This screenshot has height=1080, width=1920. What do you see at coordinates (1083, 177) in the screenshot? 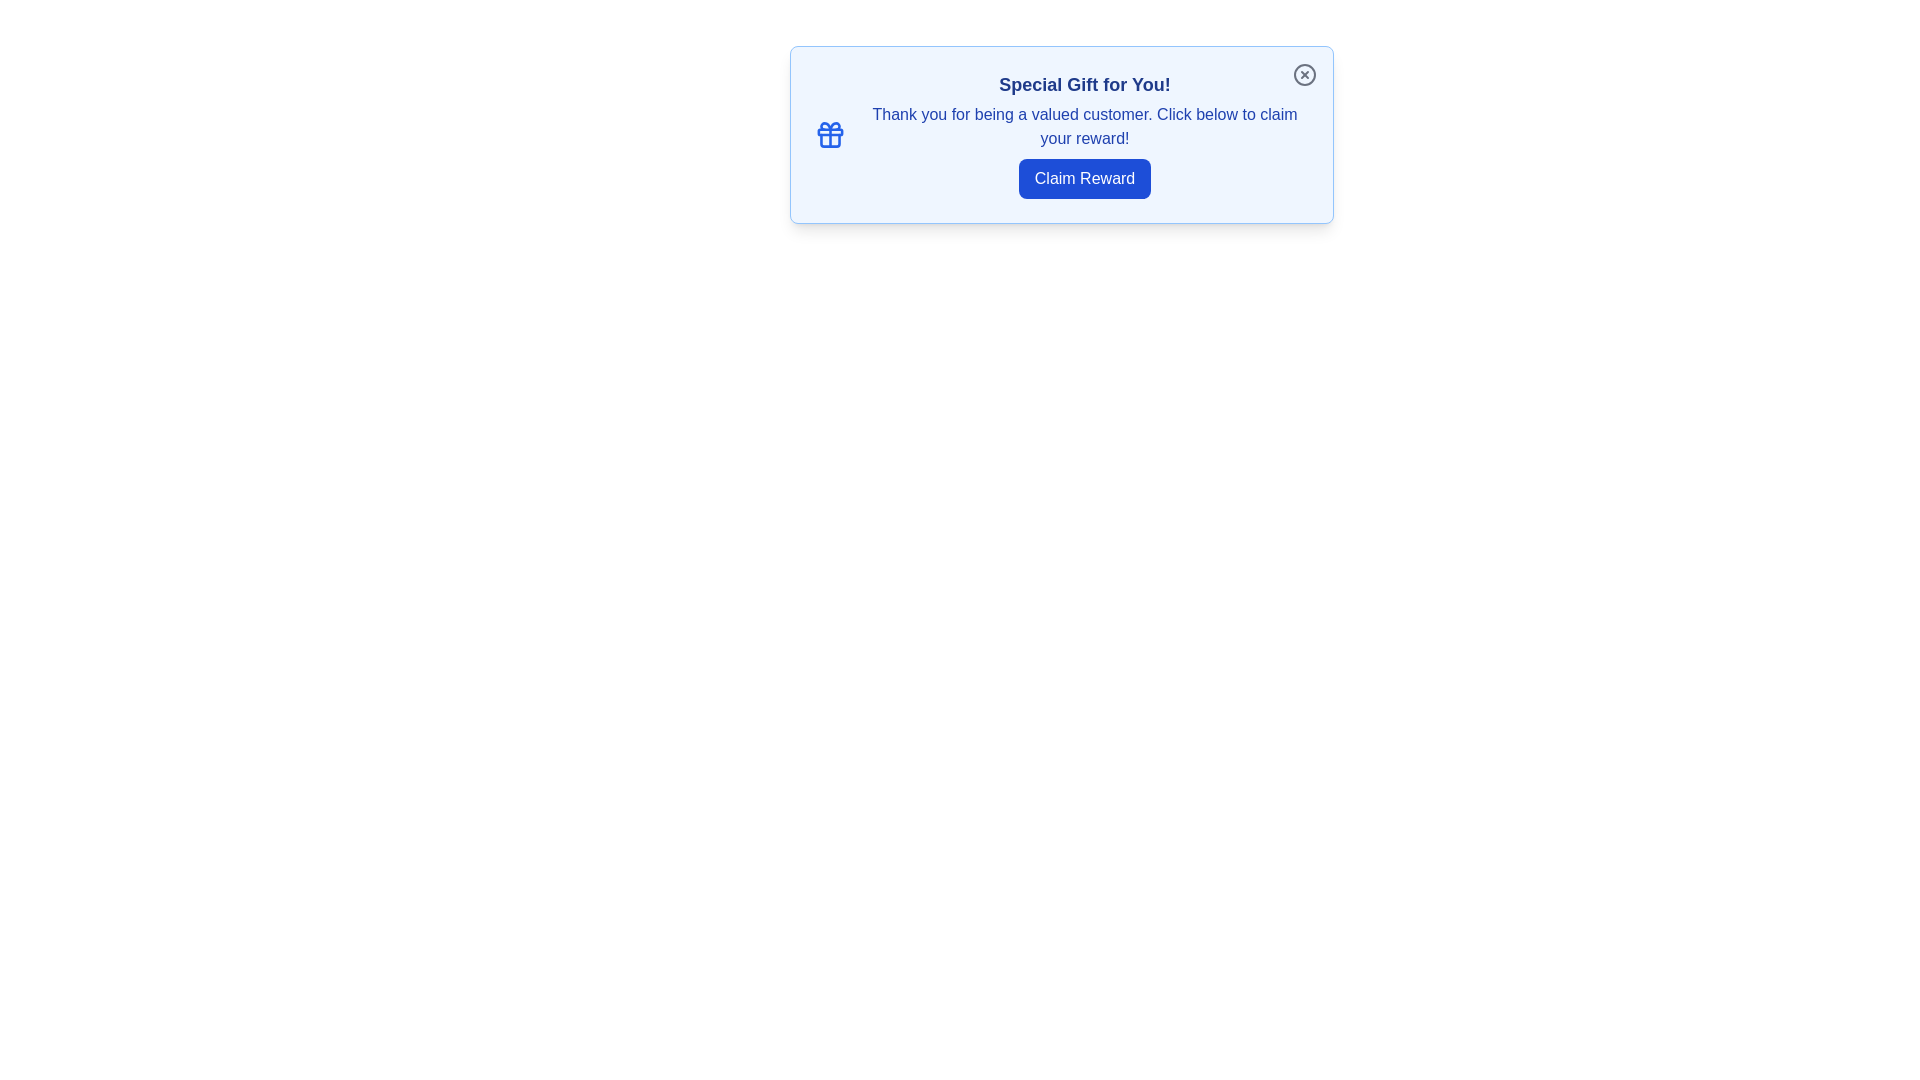
I see `the 'Claim Reward' button to claim the reward` at bounding box center [1083, 177].